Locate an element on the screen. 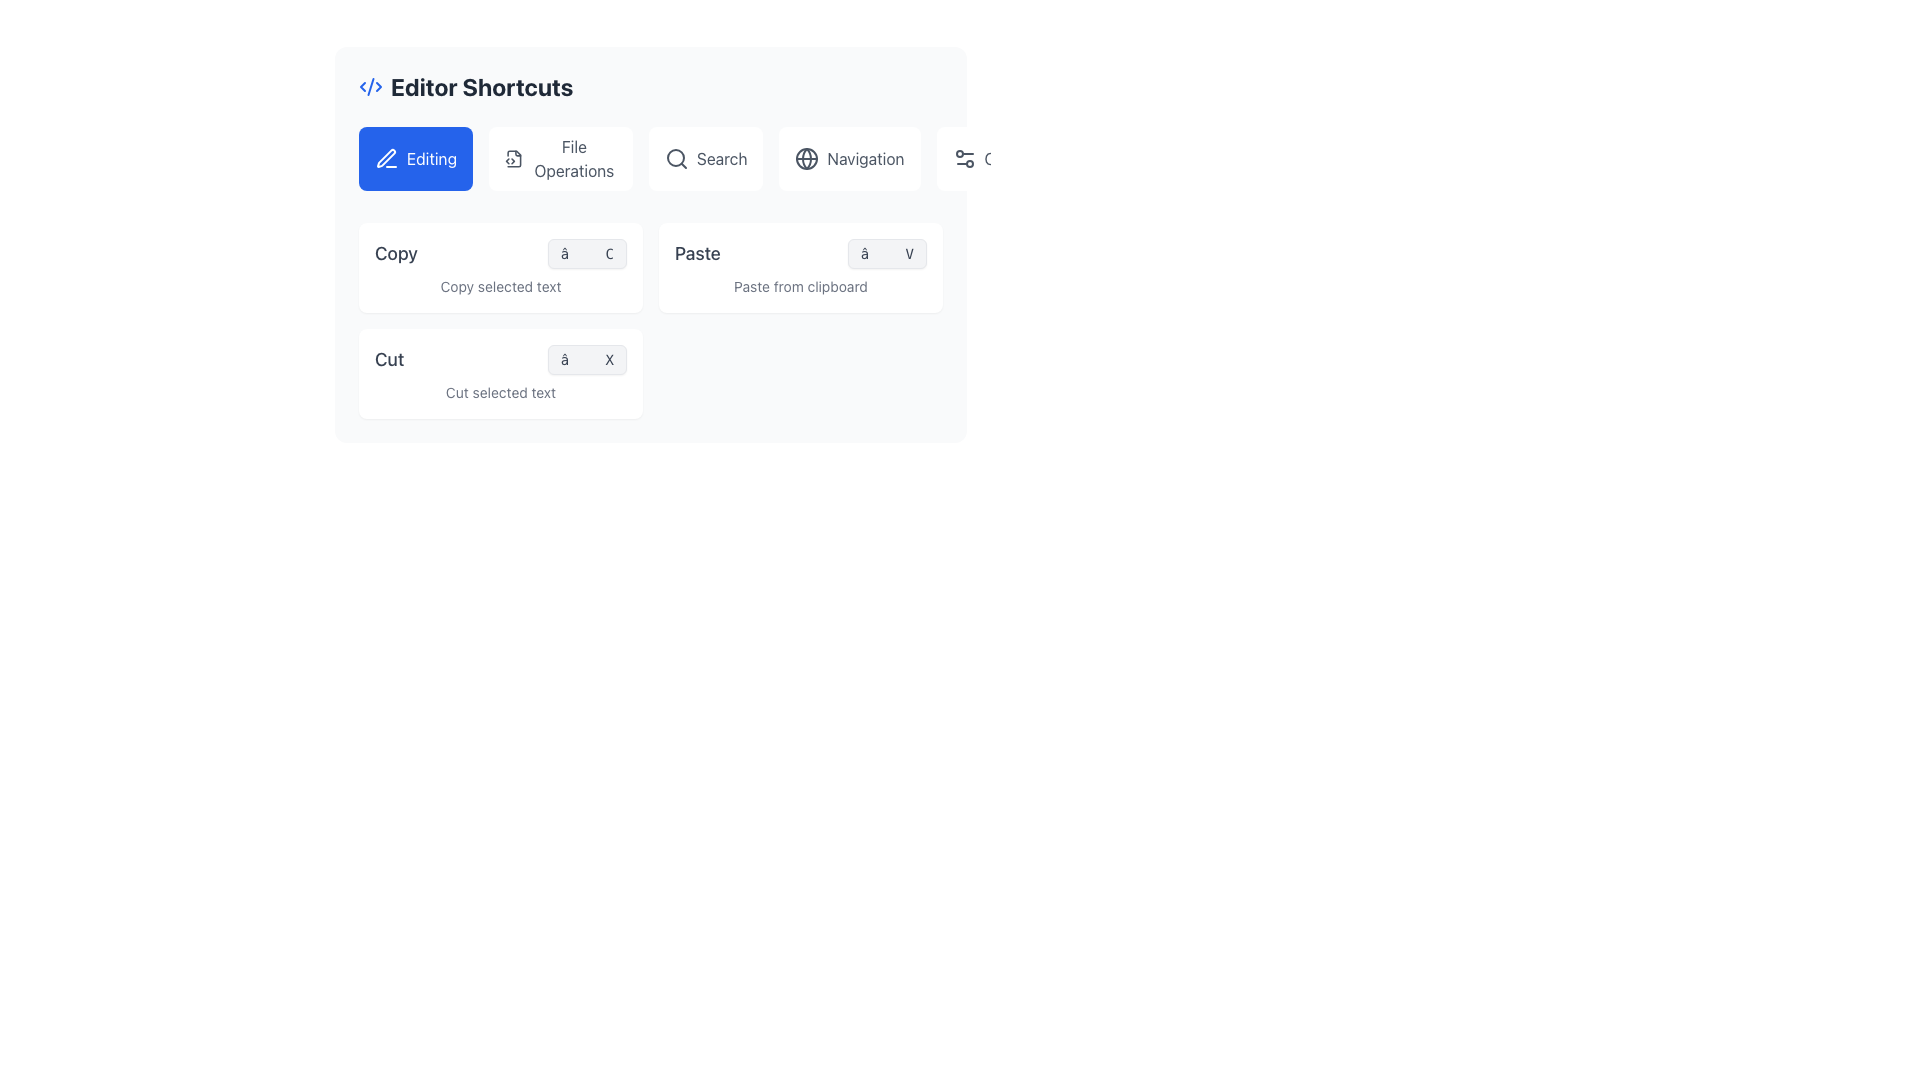  the small circle within the center of the magnifying glass icon located in the 'Search' button of the top toolbar is located at coordinates (676, 157).